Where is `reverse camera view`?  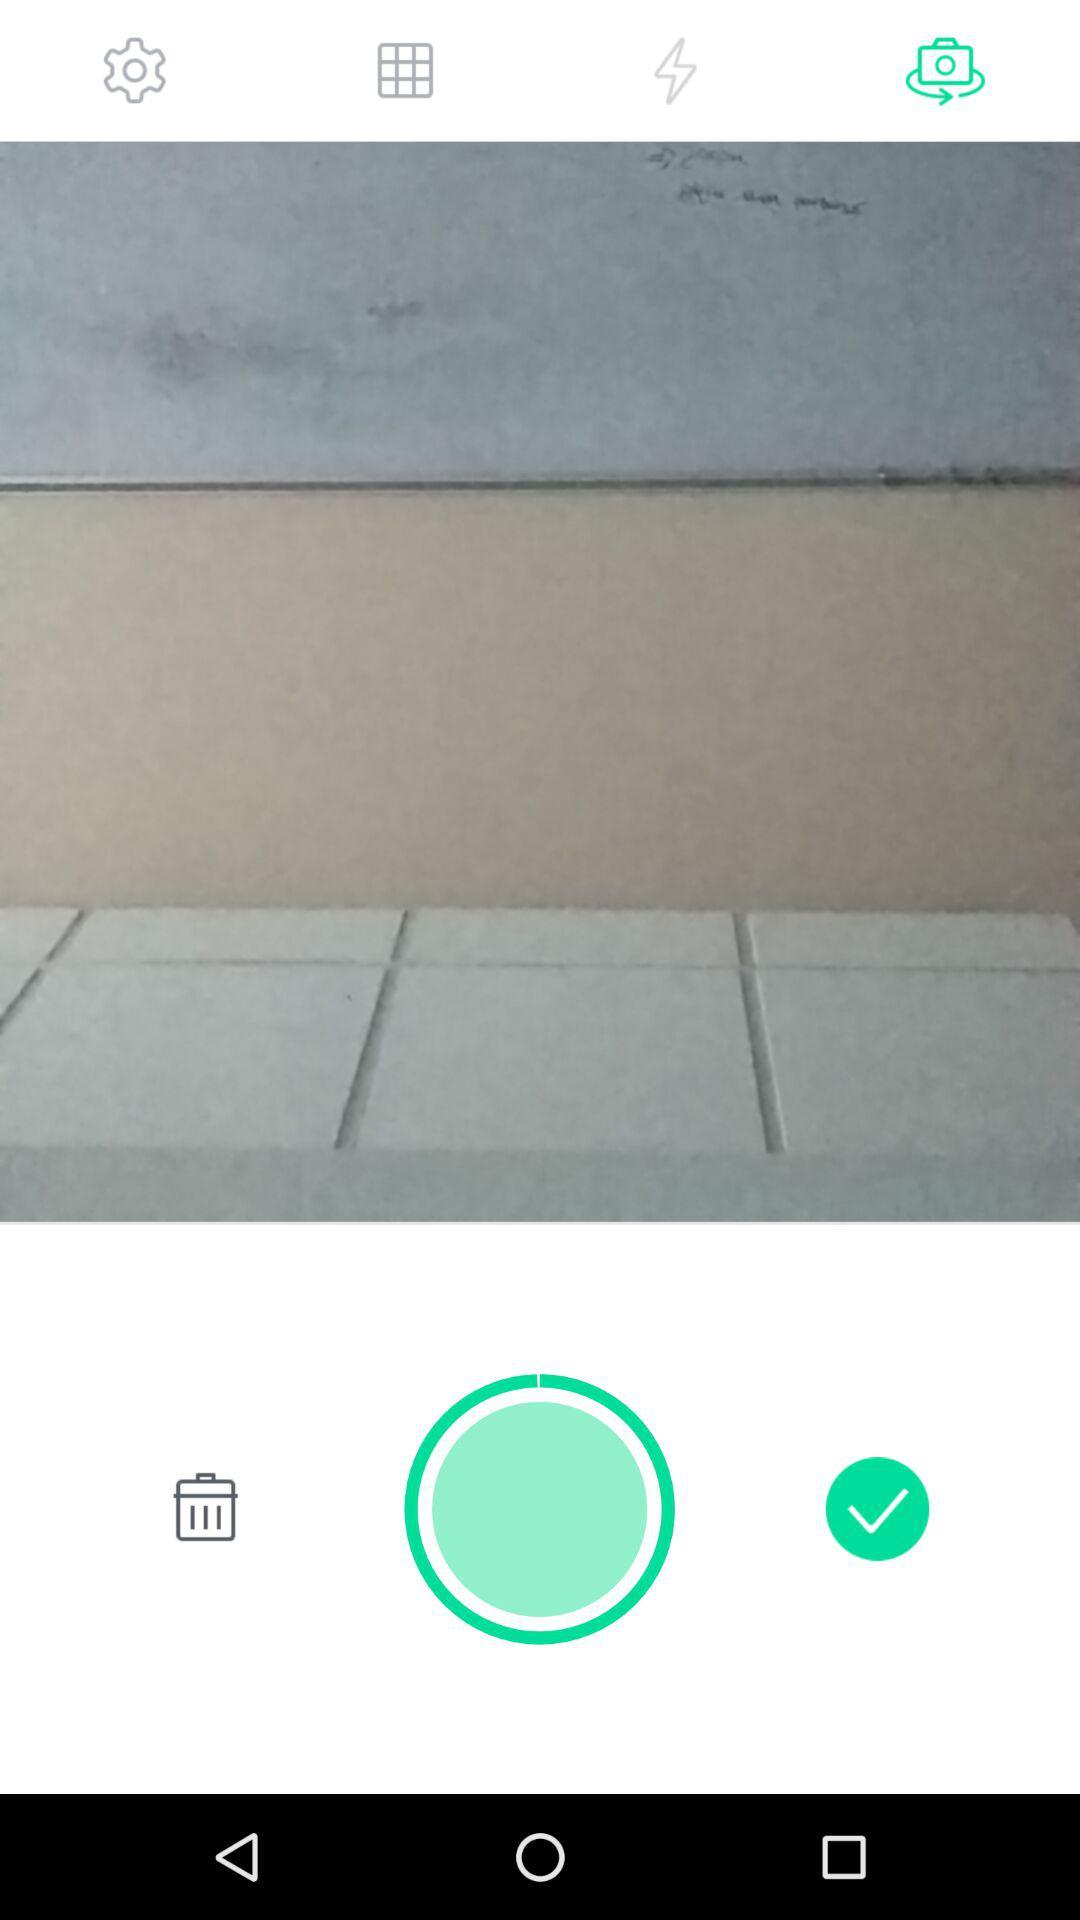 reverse camera view is located at coordinates (945, 70).